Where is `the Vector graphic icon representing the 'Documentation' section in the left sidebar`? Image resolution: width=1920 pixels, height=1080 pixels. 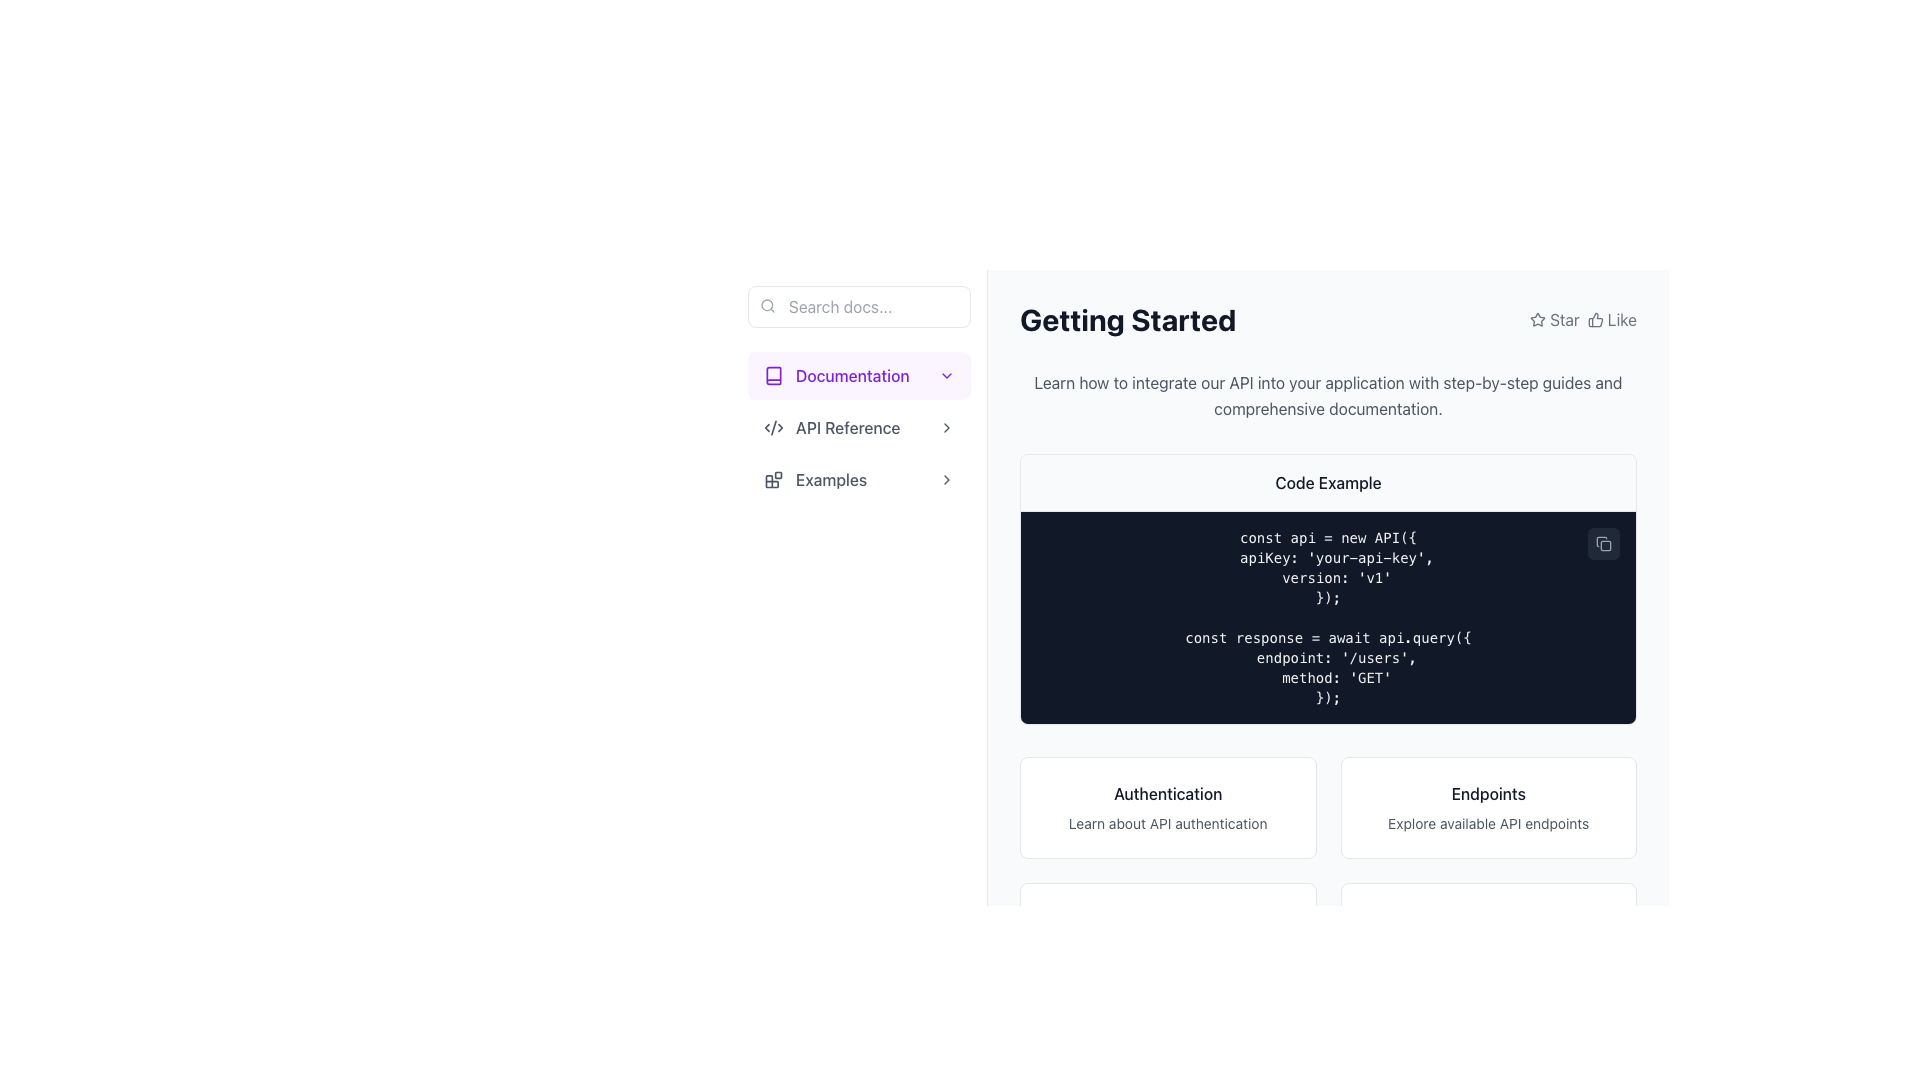 the Vector graphic icon representing the 'Documentation' section in the left sidebar is located at coordinates (772, 375).